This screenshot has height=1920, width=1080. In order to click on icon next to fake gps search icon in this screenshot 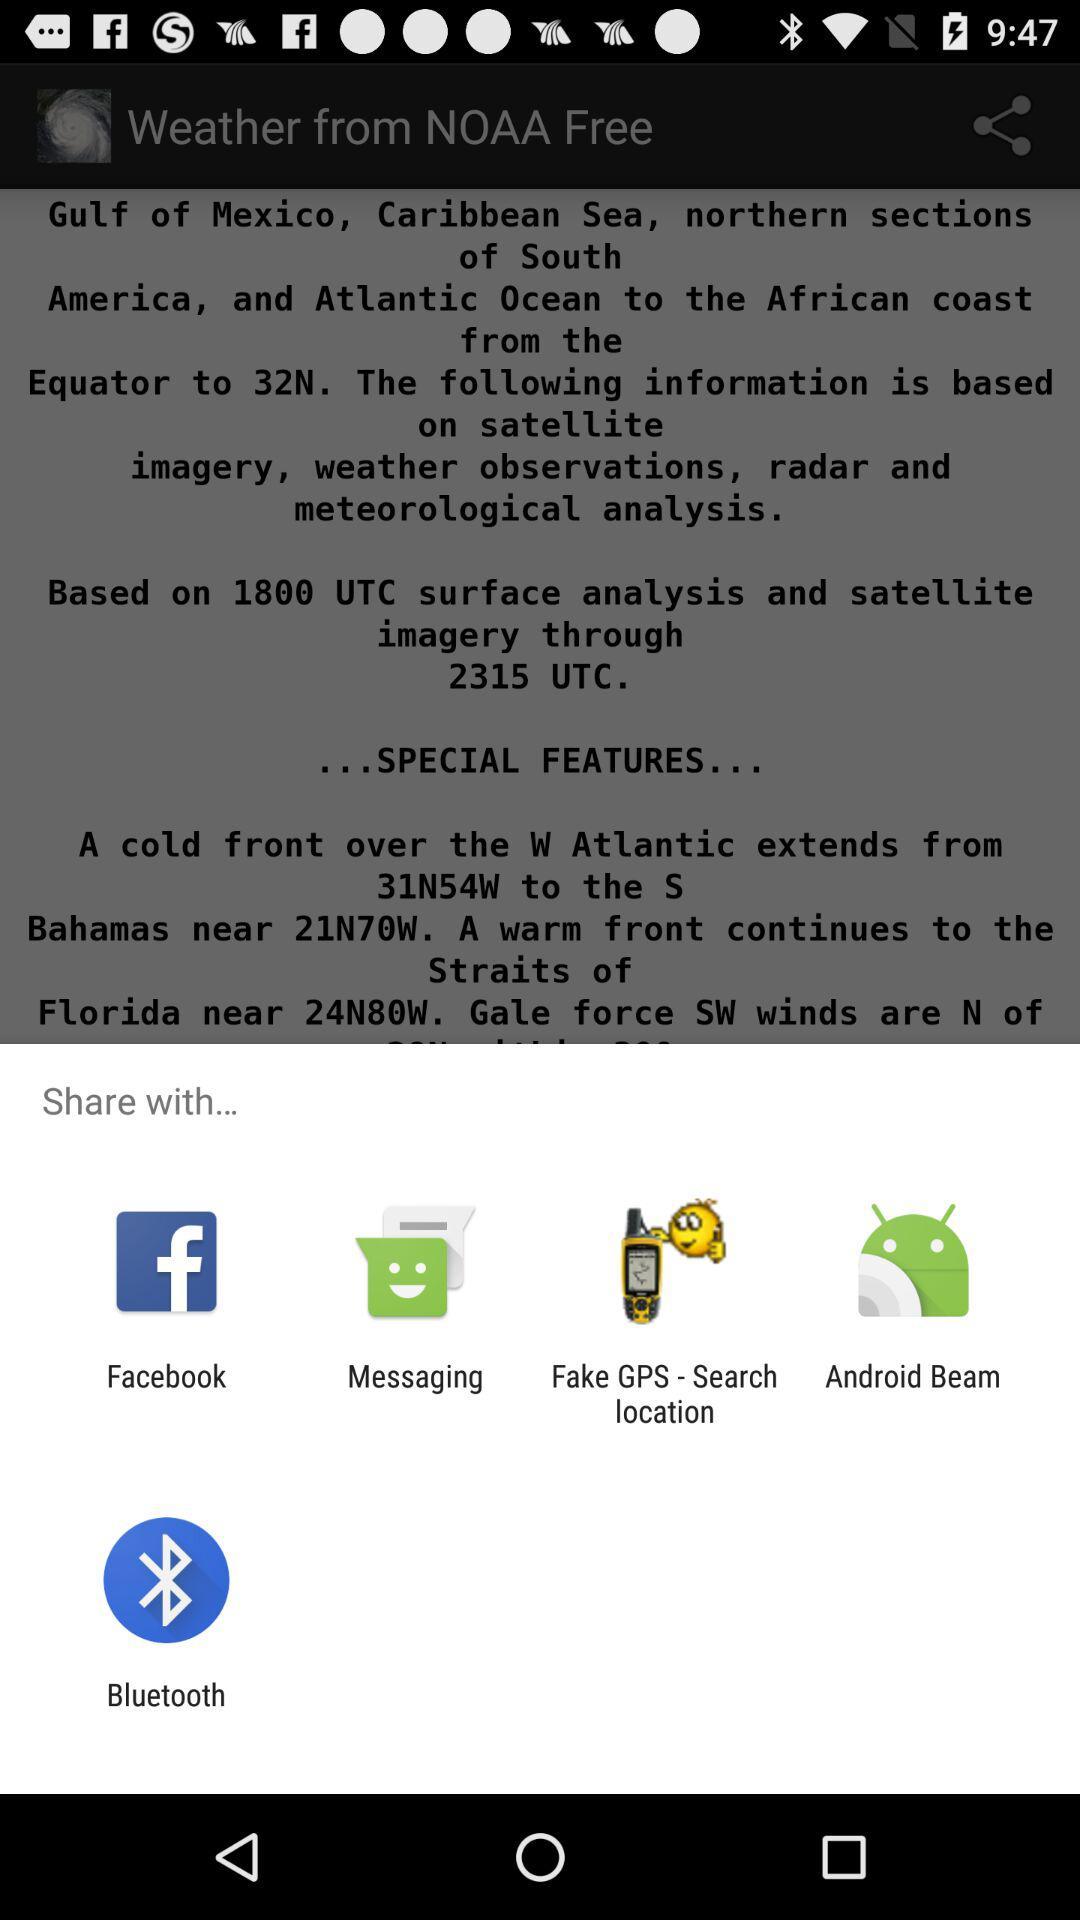, I will do `click(913, 1392)`.